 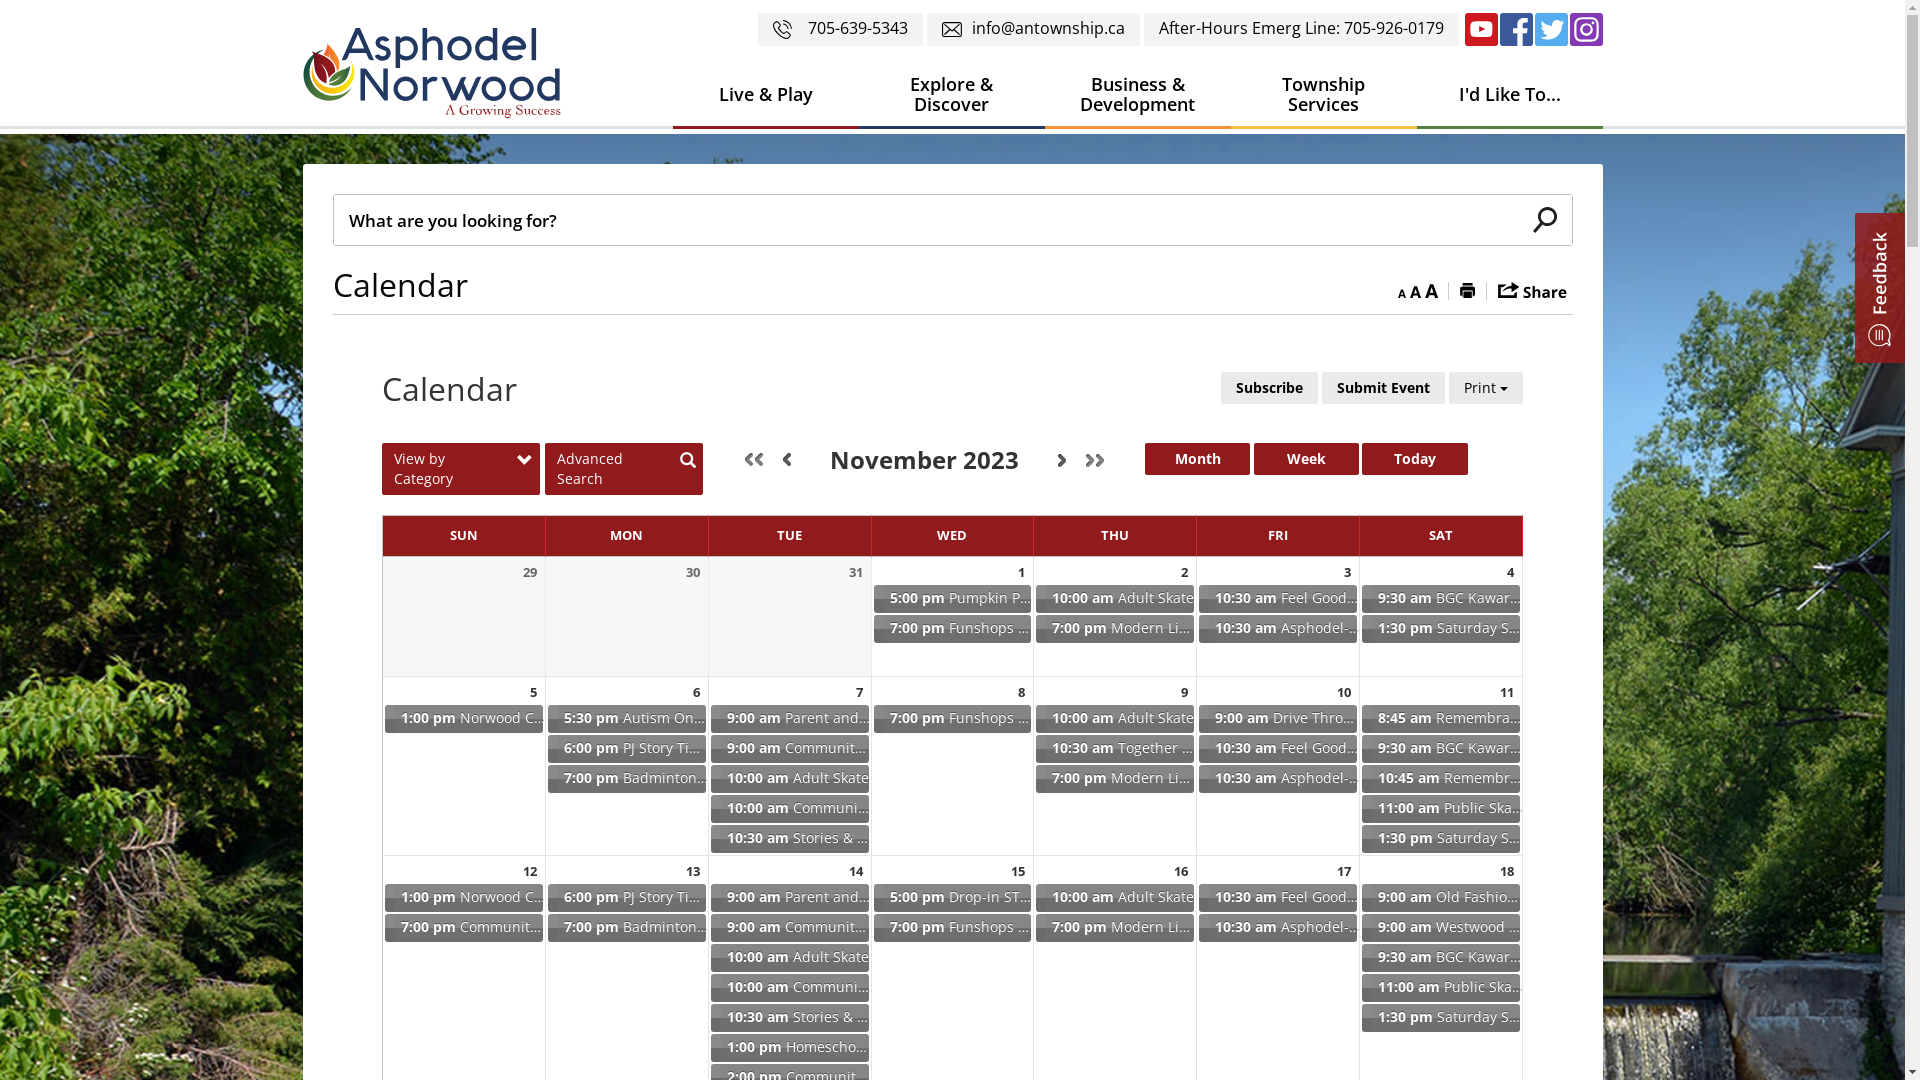 I want to click on '1:00 pm Homeschooler's at the Library', so click(x=789, y=1047).